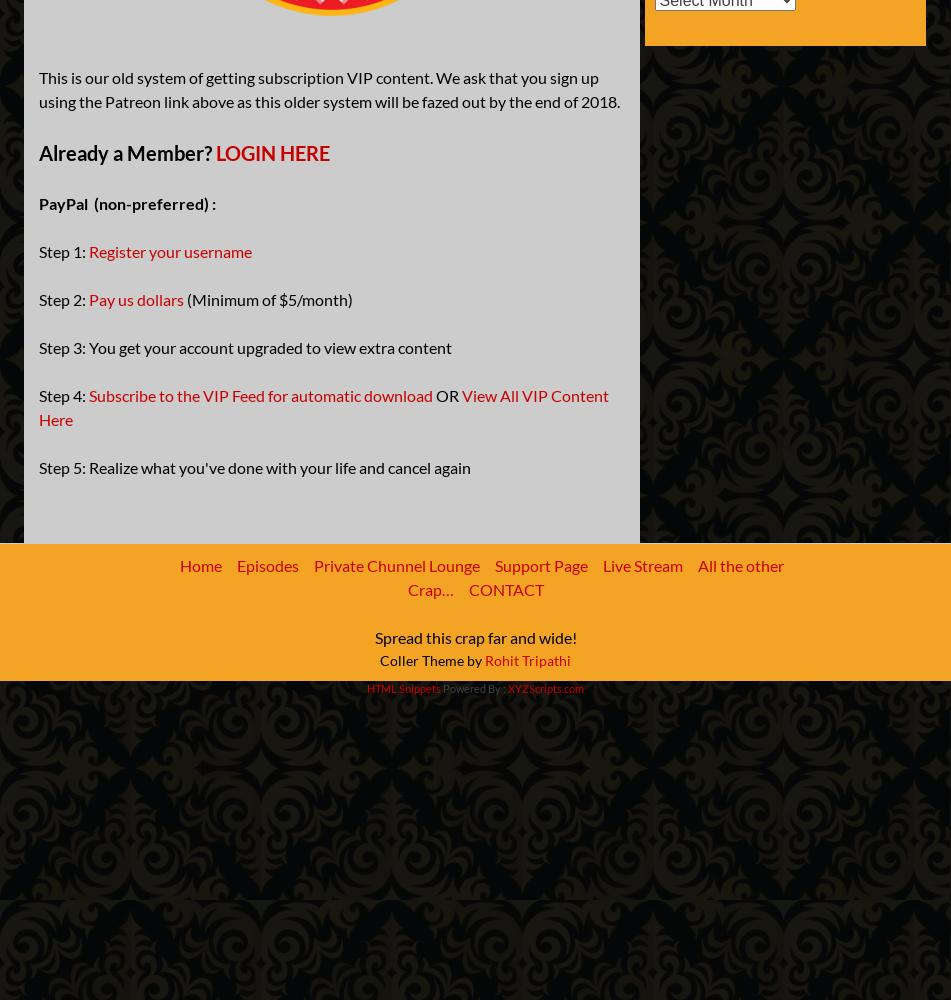 Image resolution: width=951 pixels, height=1000 pixels. What do you see at coordinates (267, 564) in the screenshot?
I see `'Episodes'` at bounding box center [267, 564].